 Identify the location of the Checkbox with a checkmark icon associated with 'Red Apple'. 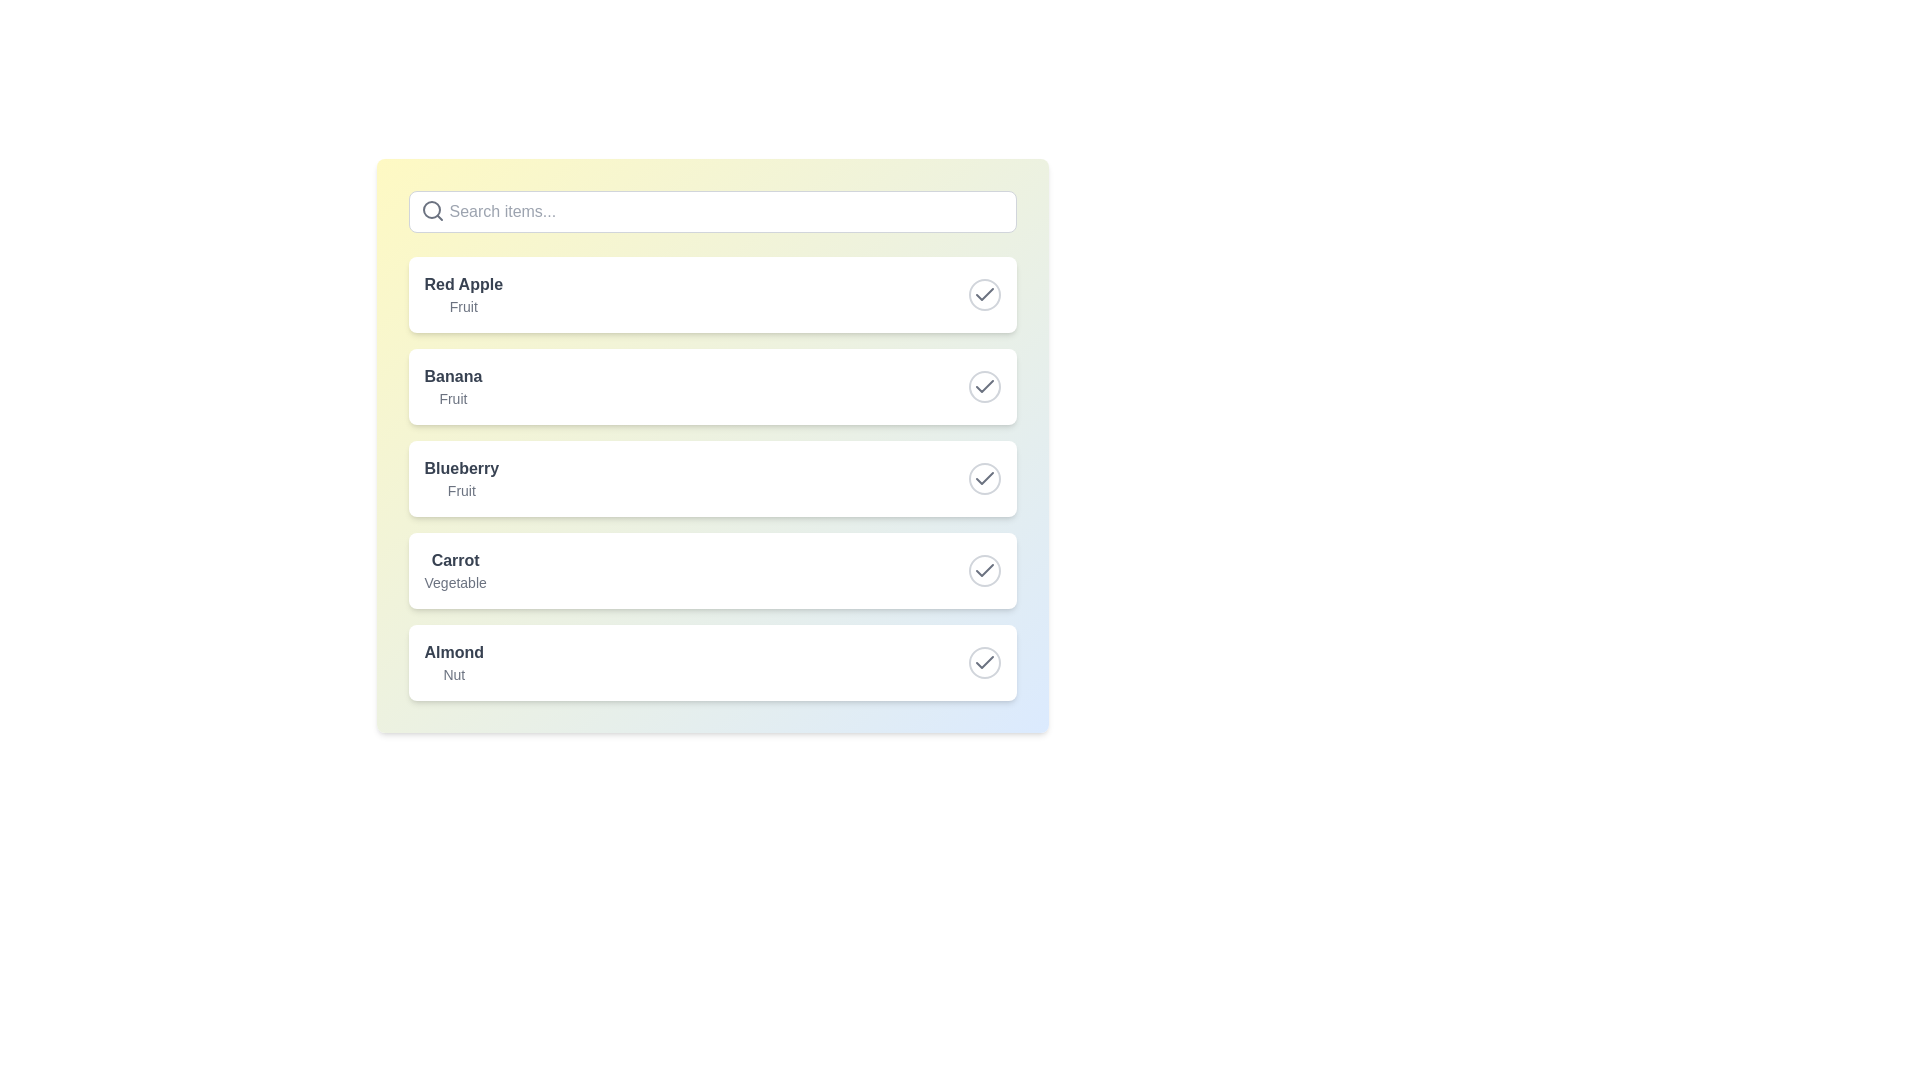
(984, 294).